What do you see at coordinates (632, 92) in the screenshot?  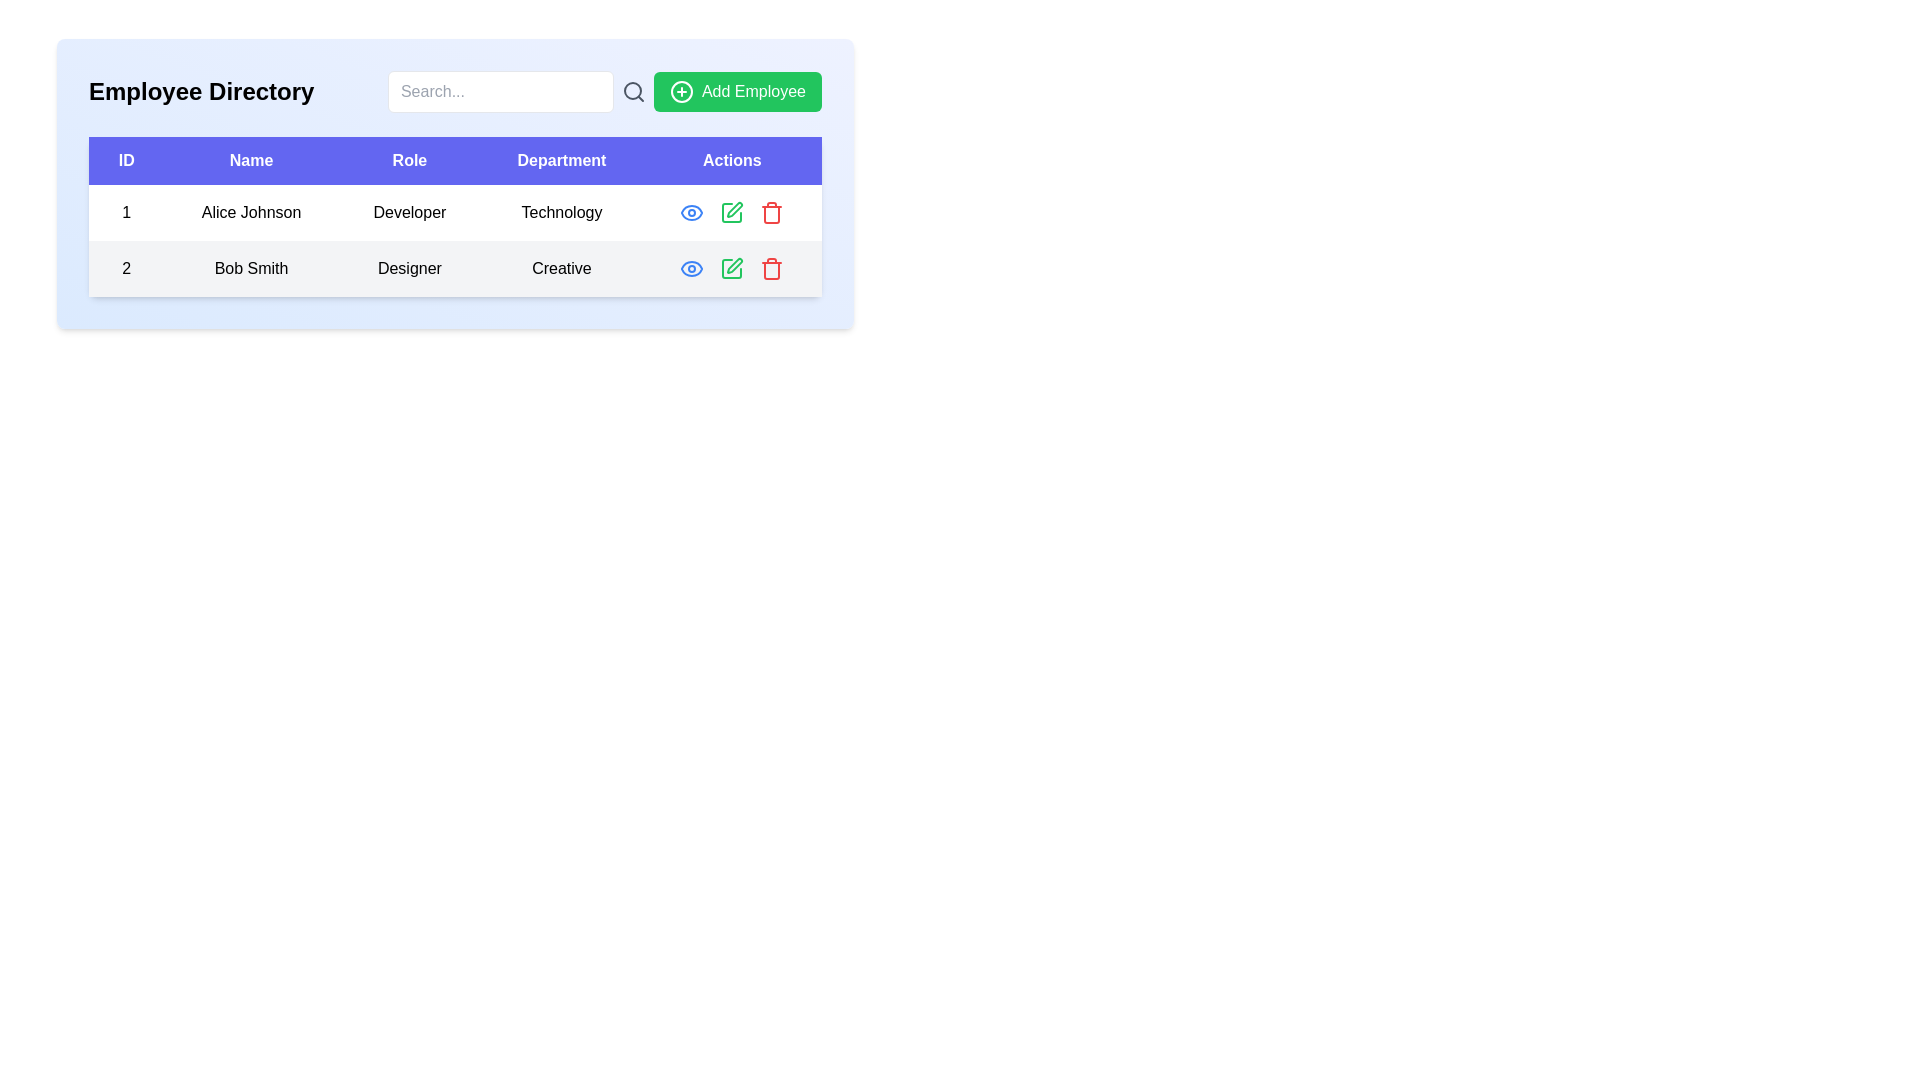 I see `the search icon located between the 'Search...' input field and the 'Add Employee' button to invoke the search functionality` at bounding box center [632, 92].